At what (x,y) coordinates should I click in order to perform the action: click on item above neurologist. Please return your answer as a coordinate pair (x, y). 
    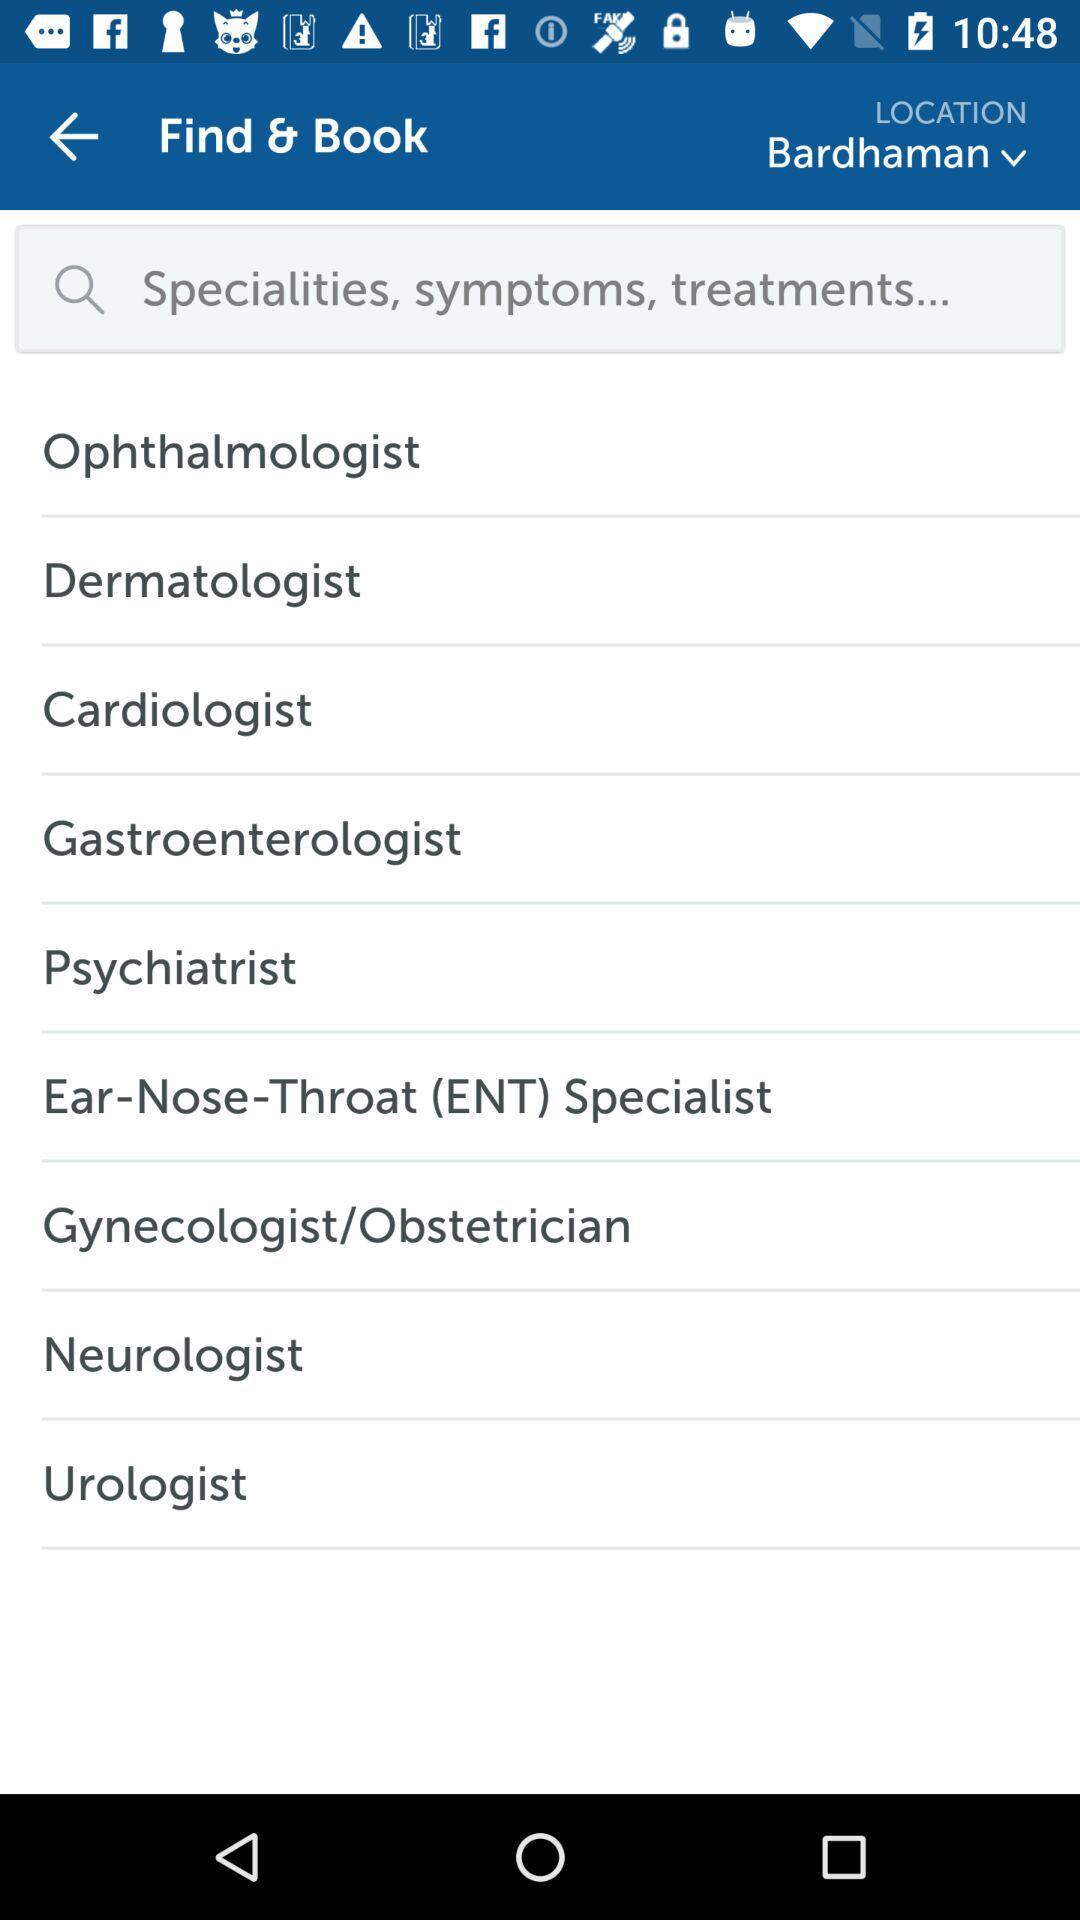
    Looking at the image, I should click on (346, 1224).